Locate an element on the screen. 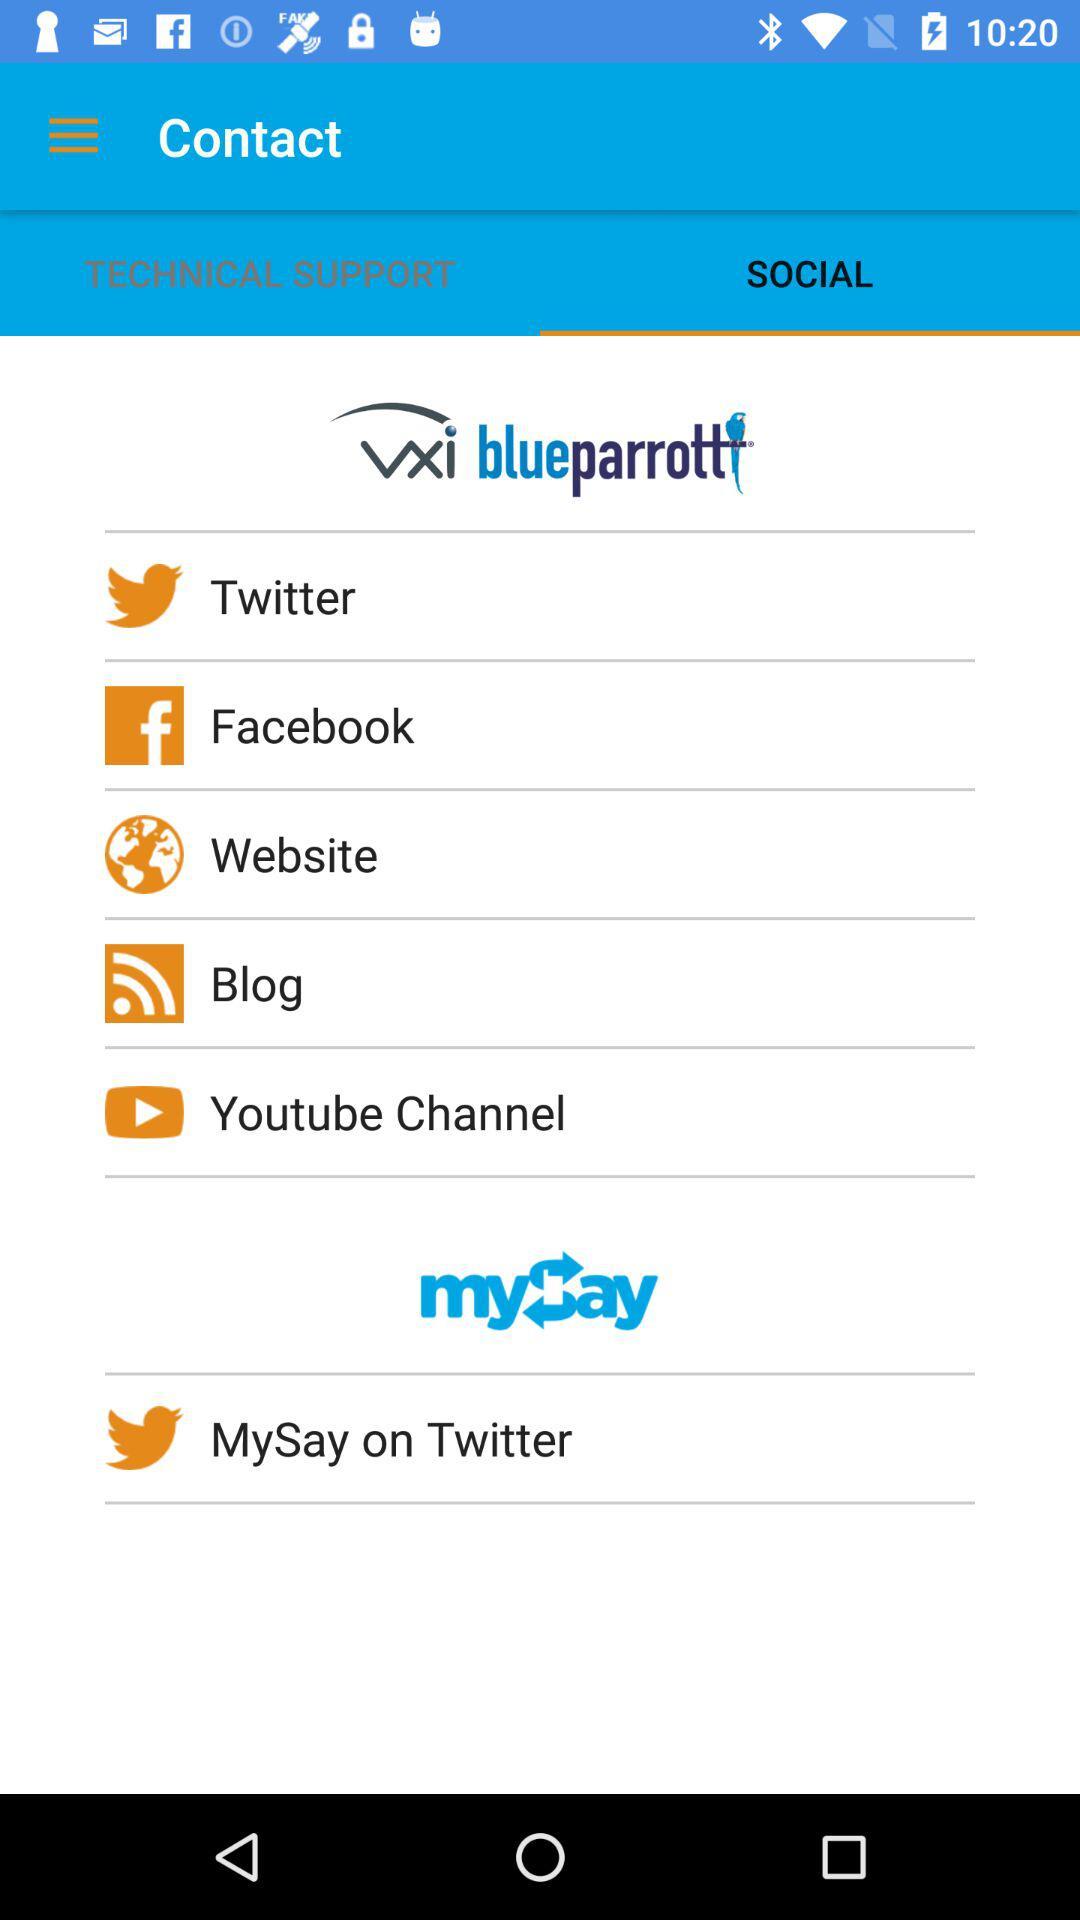 The height and width of the screenshot is (1920, 1080). icon above technical support icon is located at coordinates (72, 135).